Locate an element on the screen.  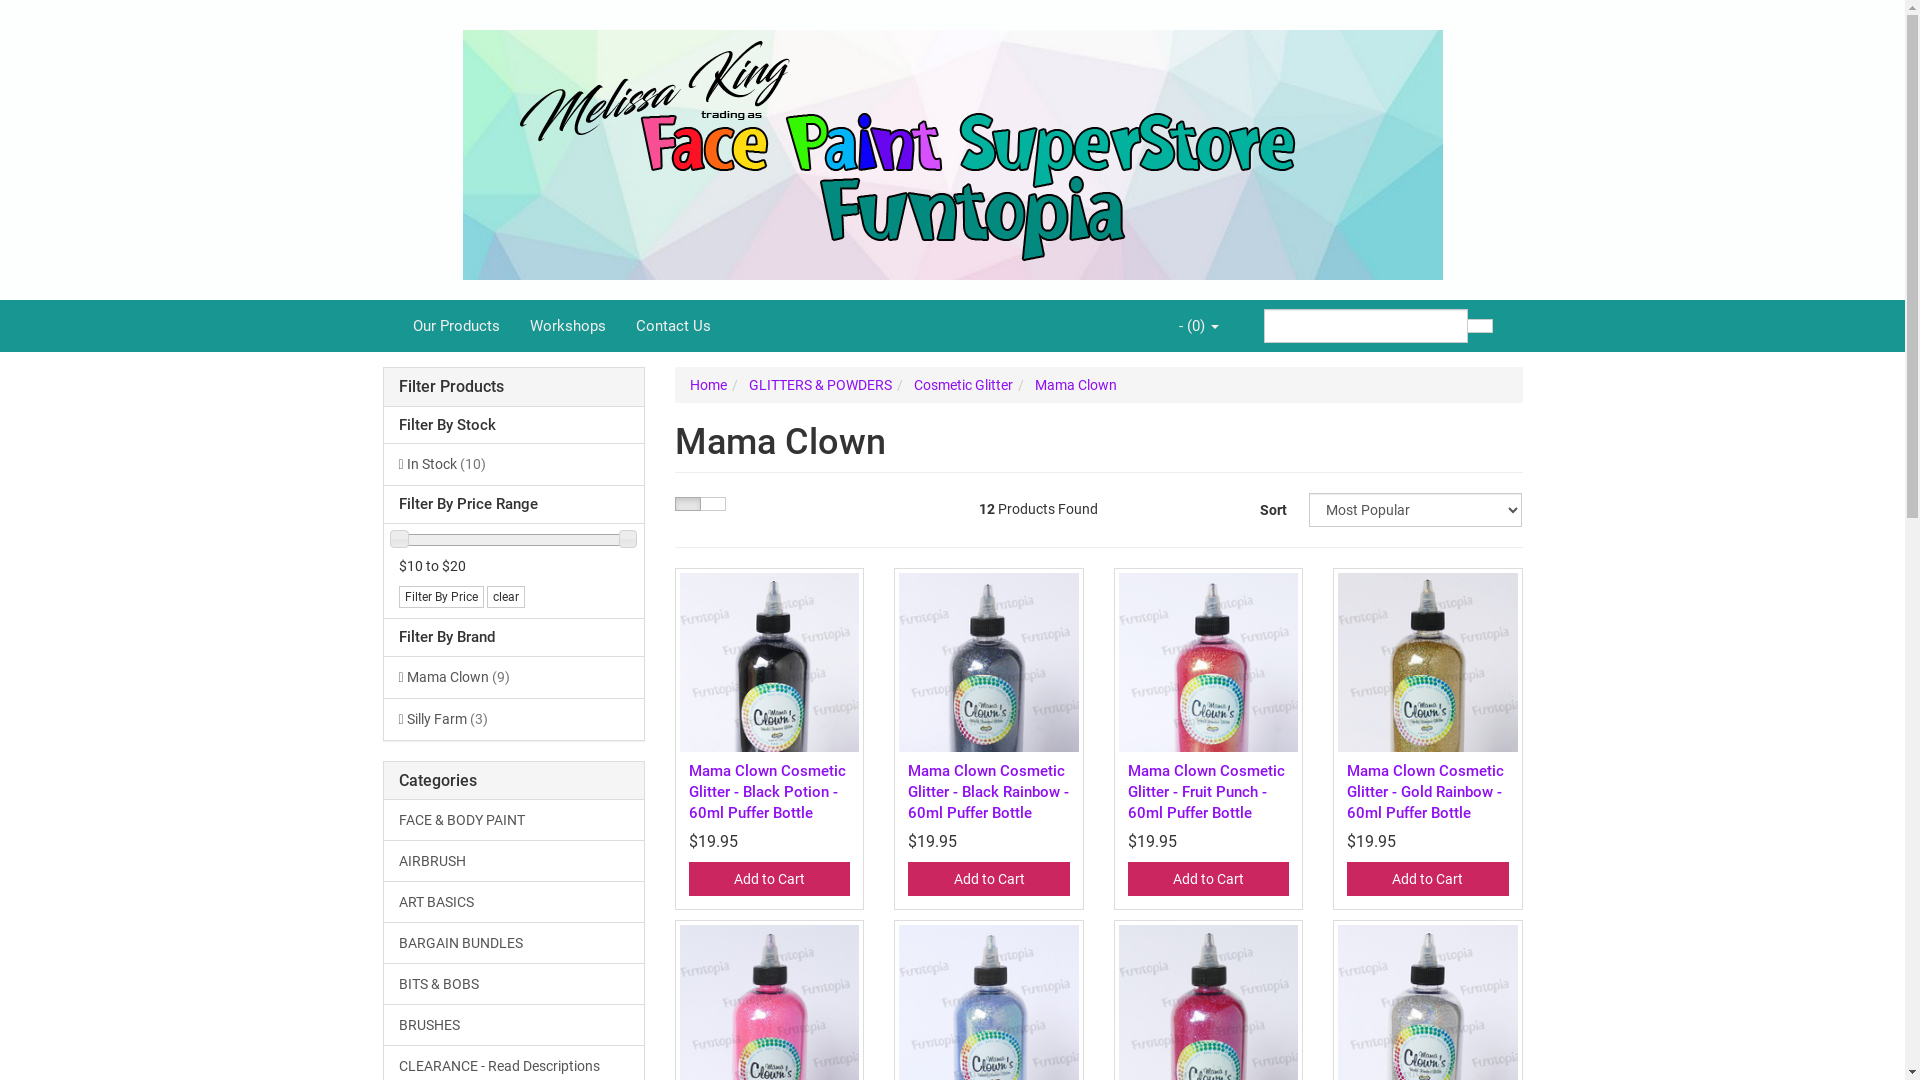
'Silly Farm (3)' is located at coordinates (514, 717).